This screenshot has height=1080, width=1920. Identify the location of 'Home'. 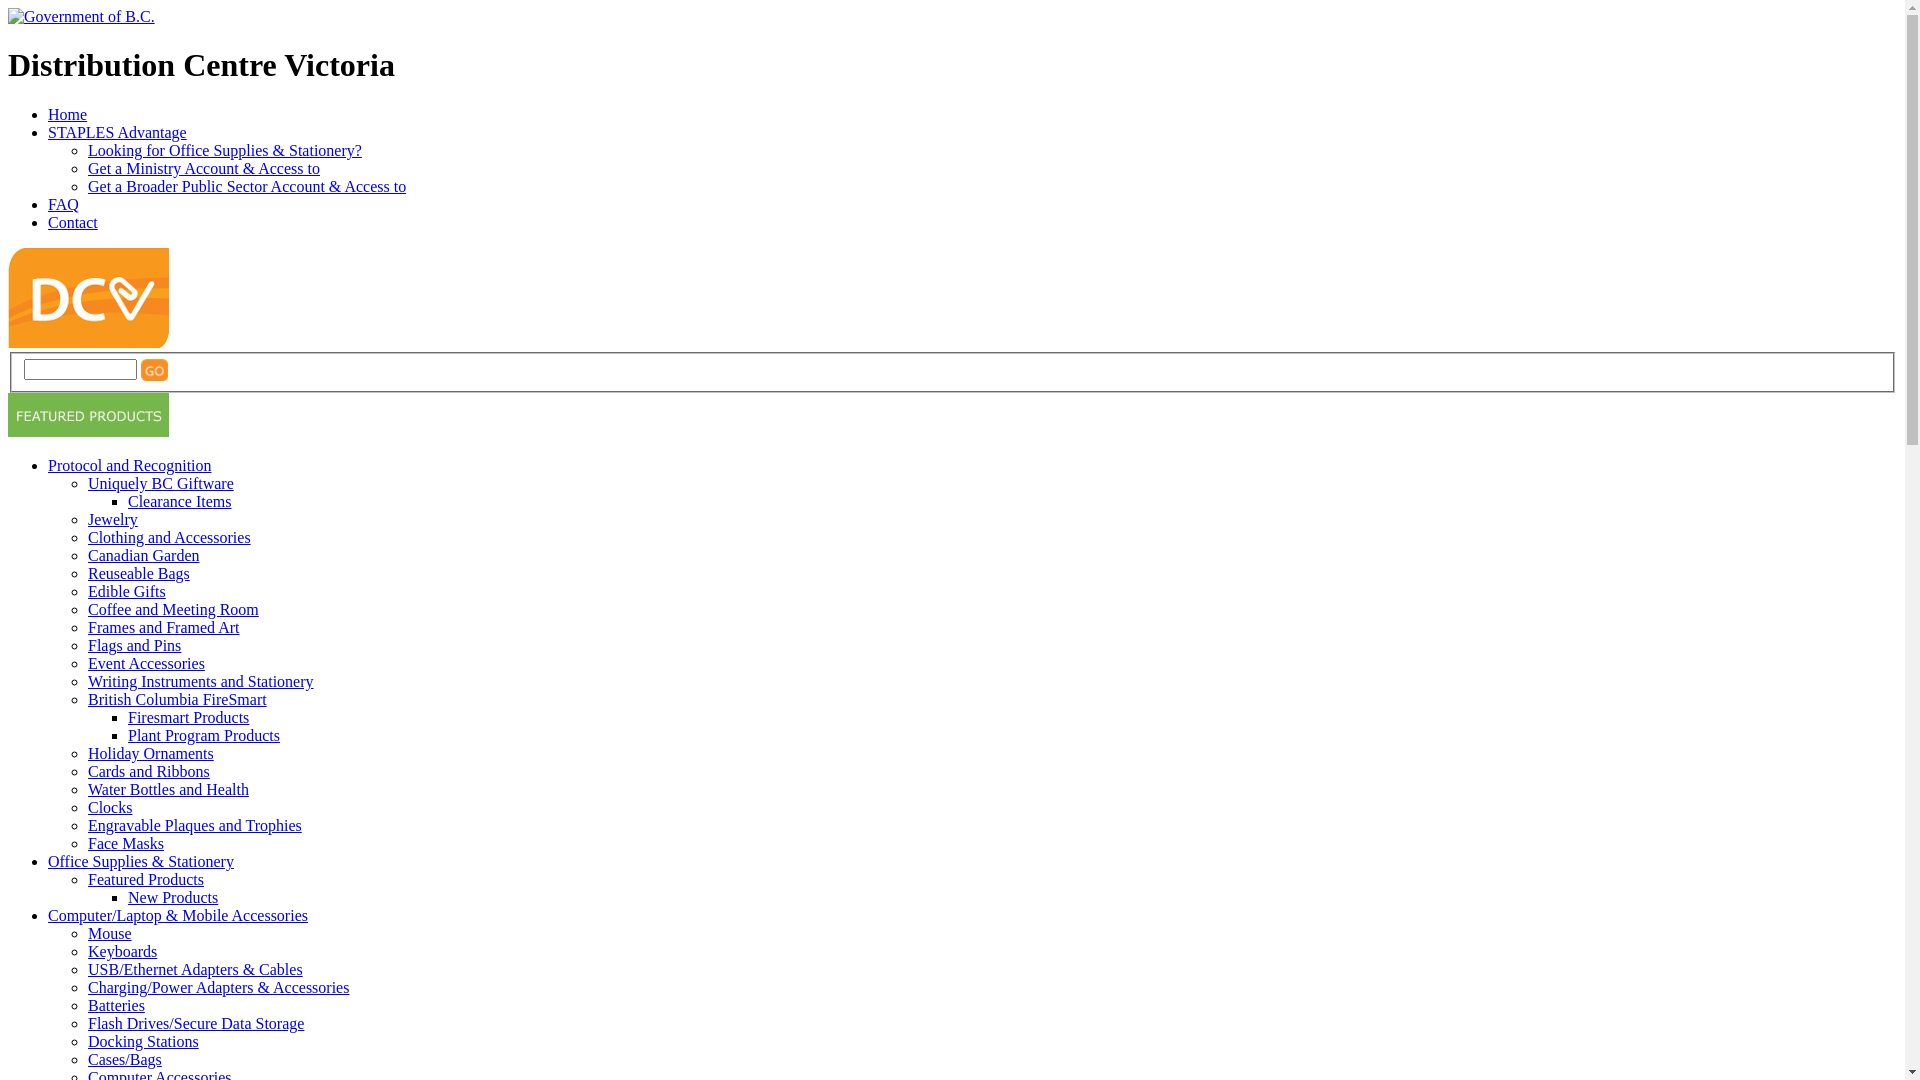
(67, 114).